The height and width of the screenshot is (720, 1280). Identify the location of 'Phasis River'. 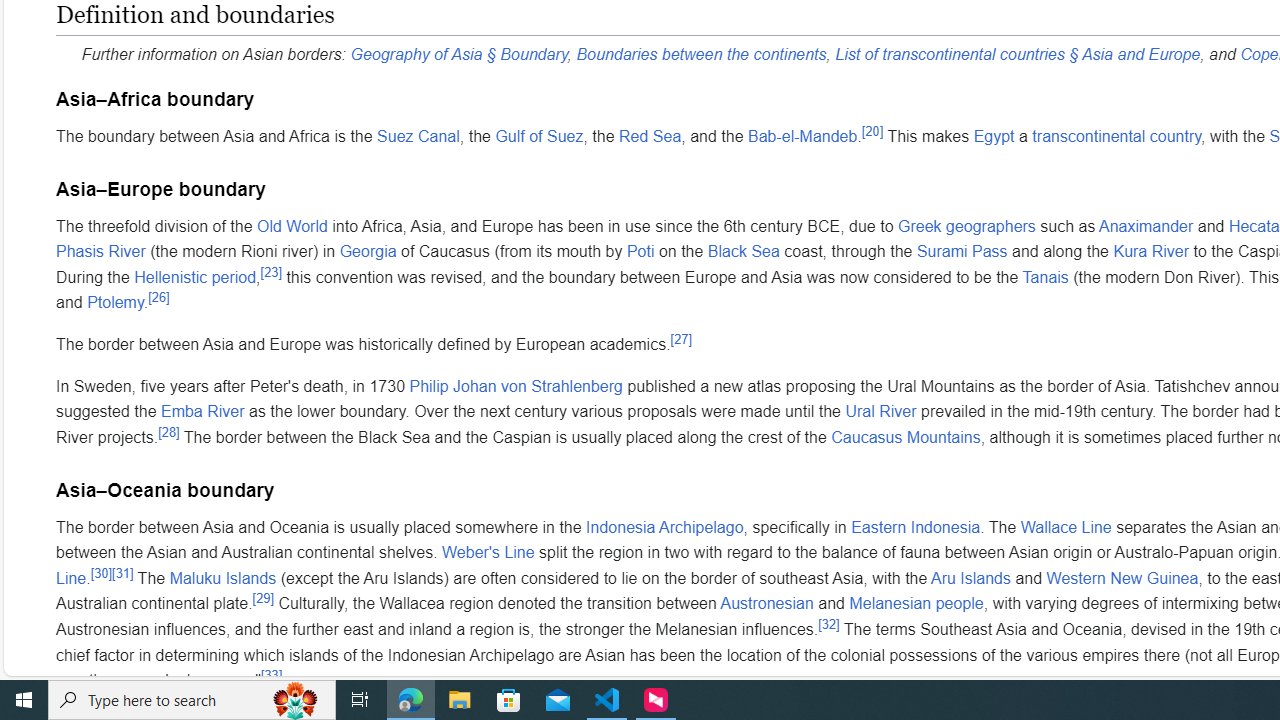
(100, 250).